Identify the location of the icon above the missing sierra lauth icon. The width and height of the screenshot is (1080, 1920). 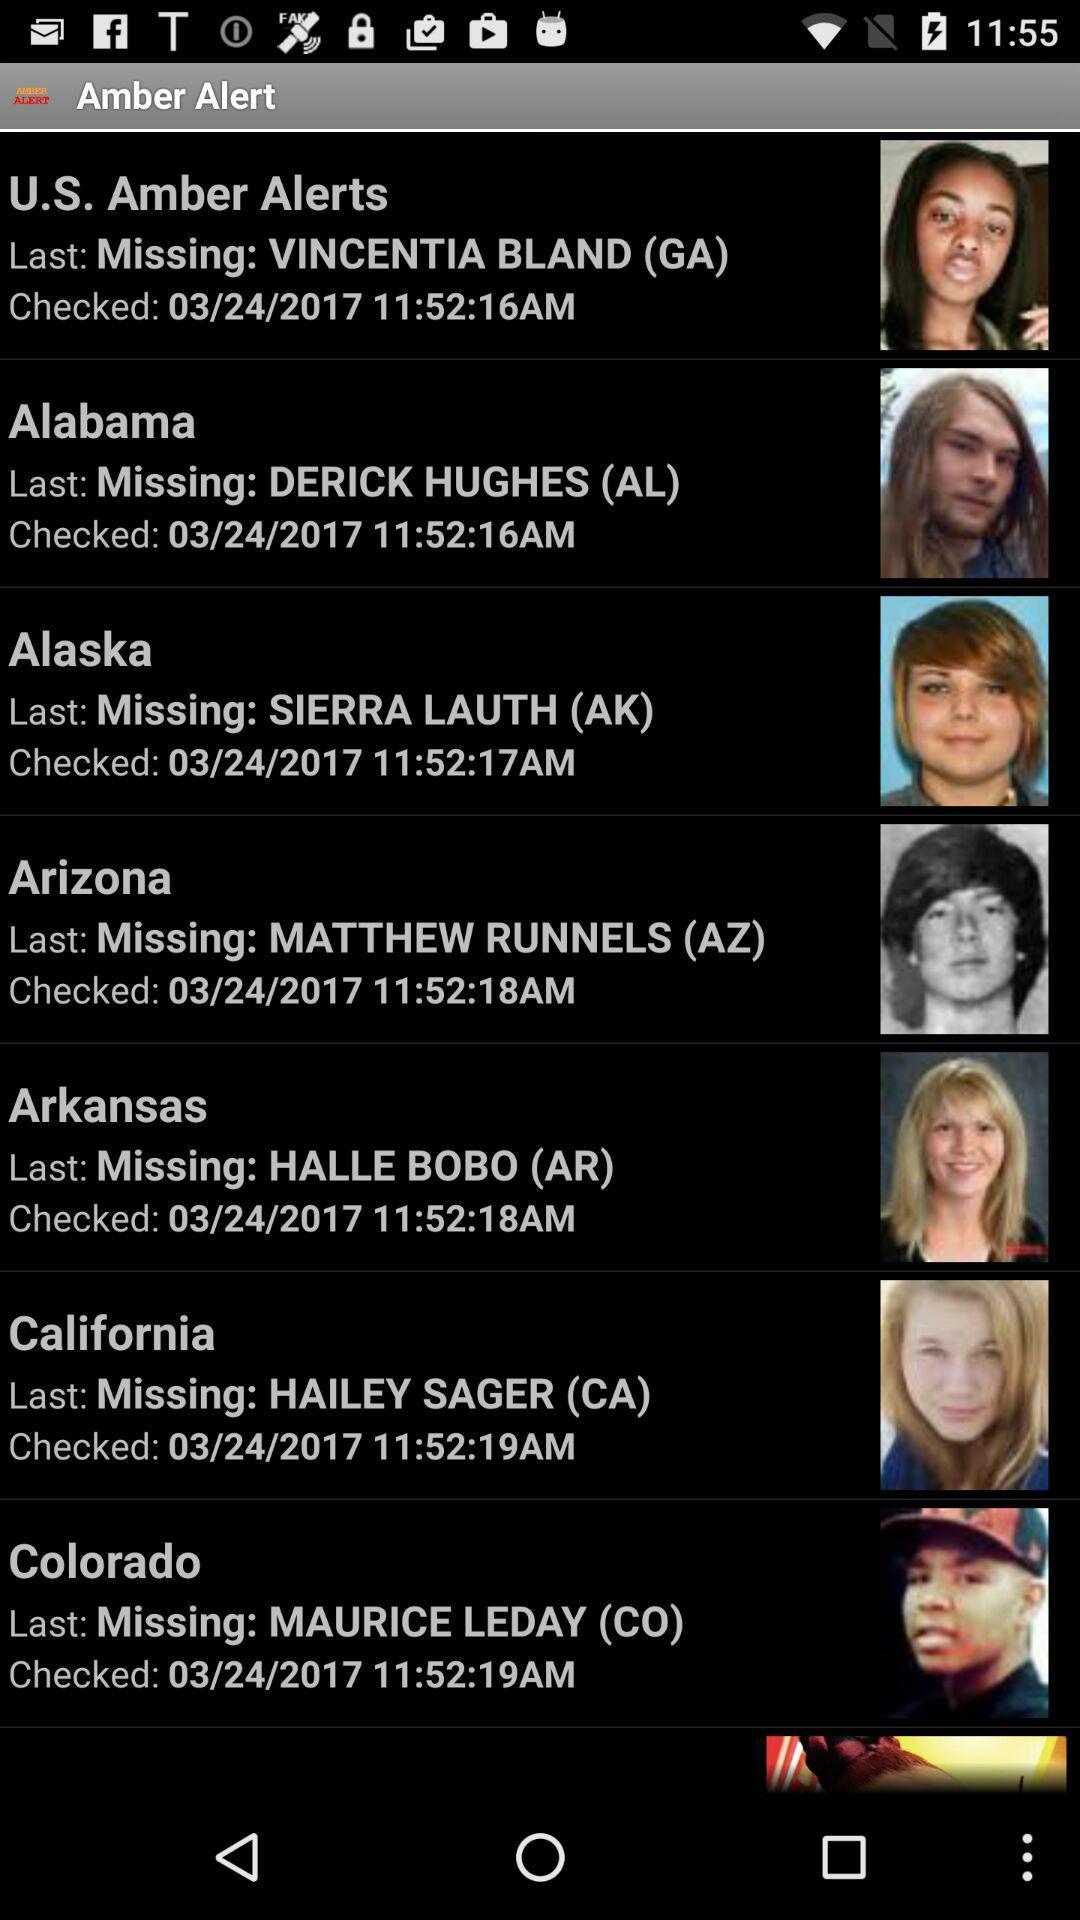
(434, 647).